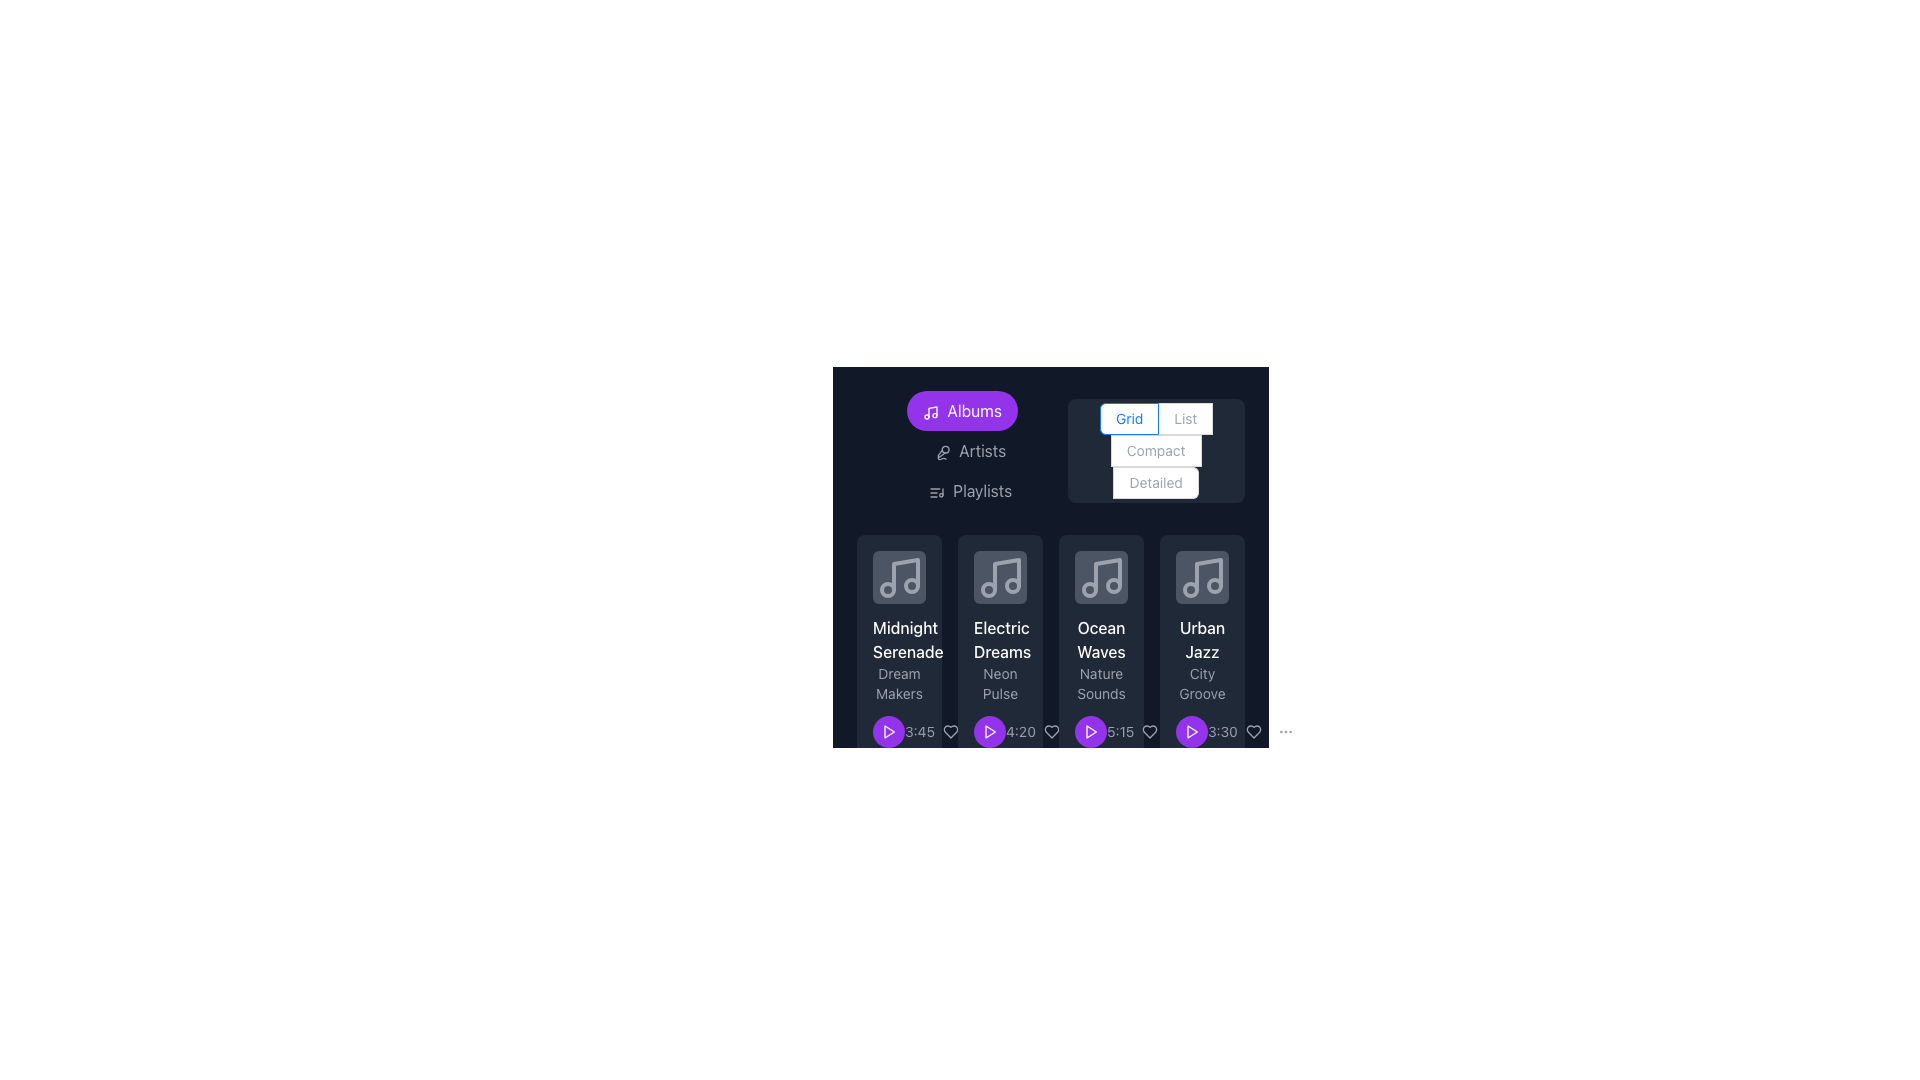  Describe the element at coordinates (949, 732) in the screenshot. I see `the heart icon located in the bottom section of the second music tile to like or favorite the item` at that location.